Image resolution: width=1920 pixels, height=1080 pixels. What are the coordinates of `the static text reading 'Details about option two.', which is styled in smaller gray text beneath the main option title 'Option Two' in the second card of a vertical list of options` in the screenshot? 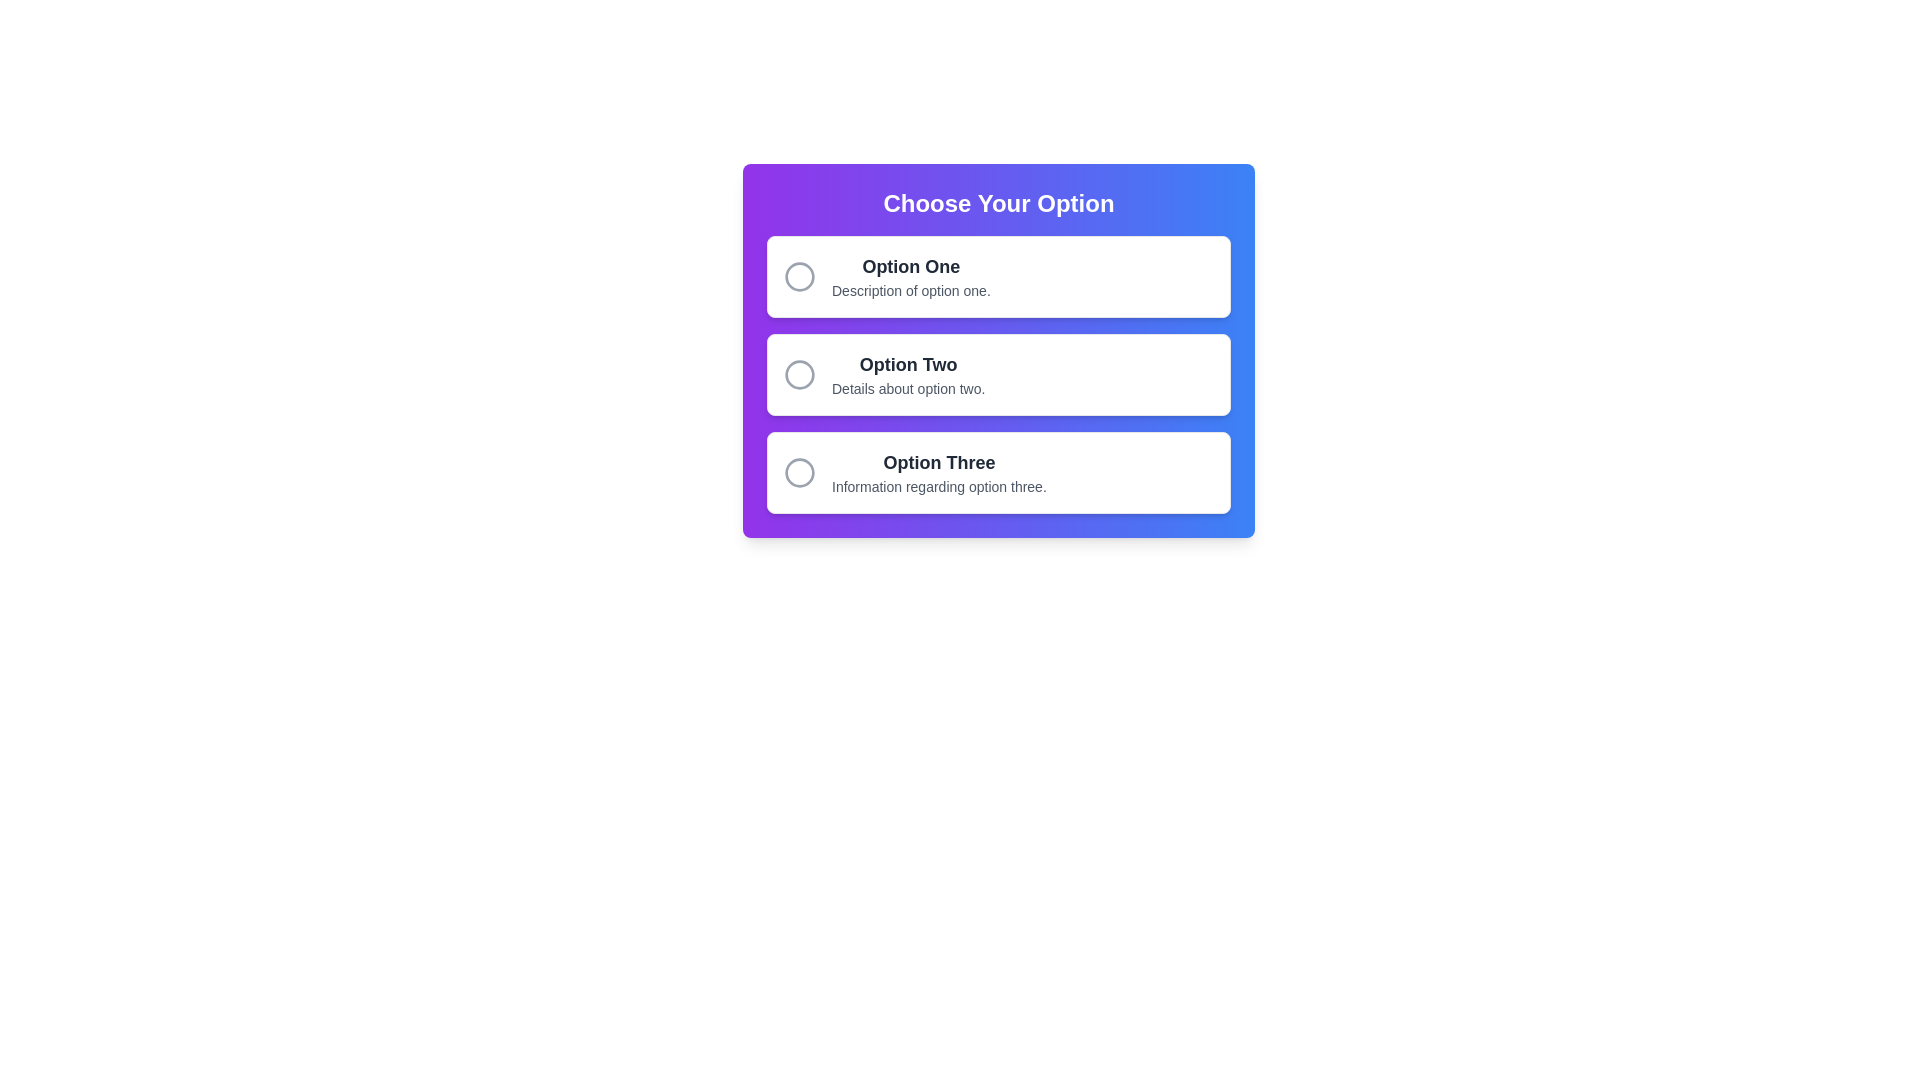 It's located at (907, 389).